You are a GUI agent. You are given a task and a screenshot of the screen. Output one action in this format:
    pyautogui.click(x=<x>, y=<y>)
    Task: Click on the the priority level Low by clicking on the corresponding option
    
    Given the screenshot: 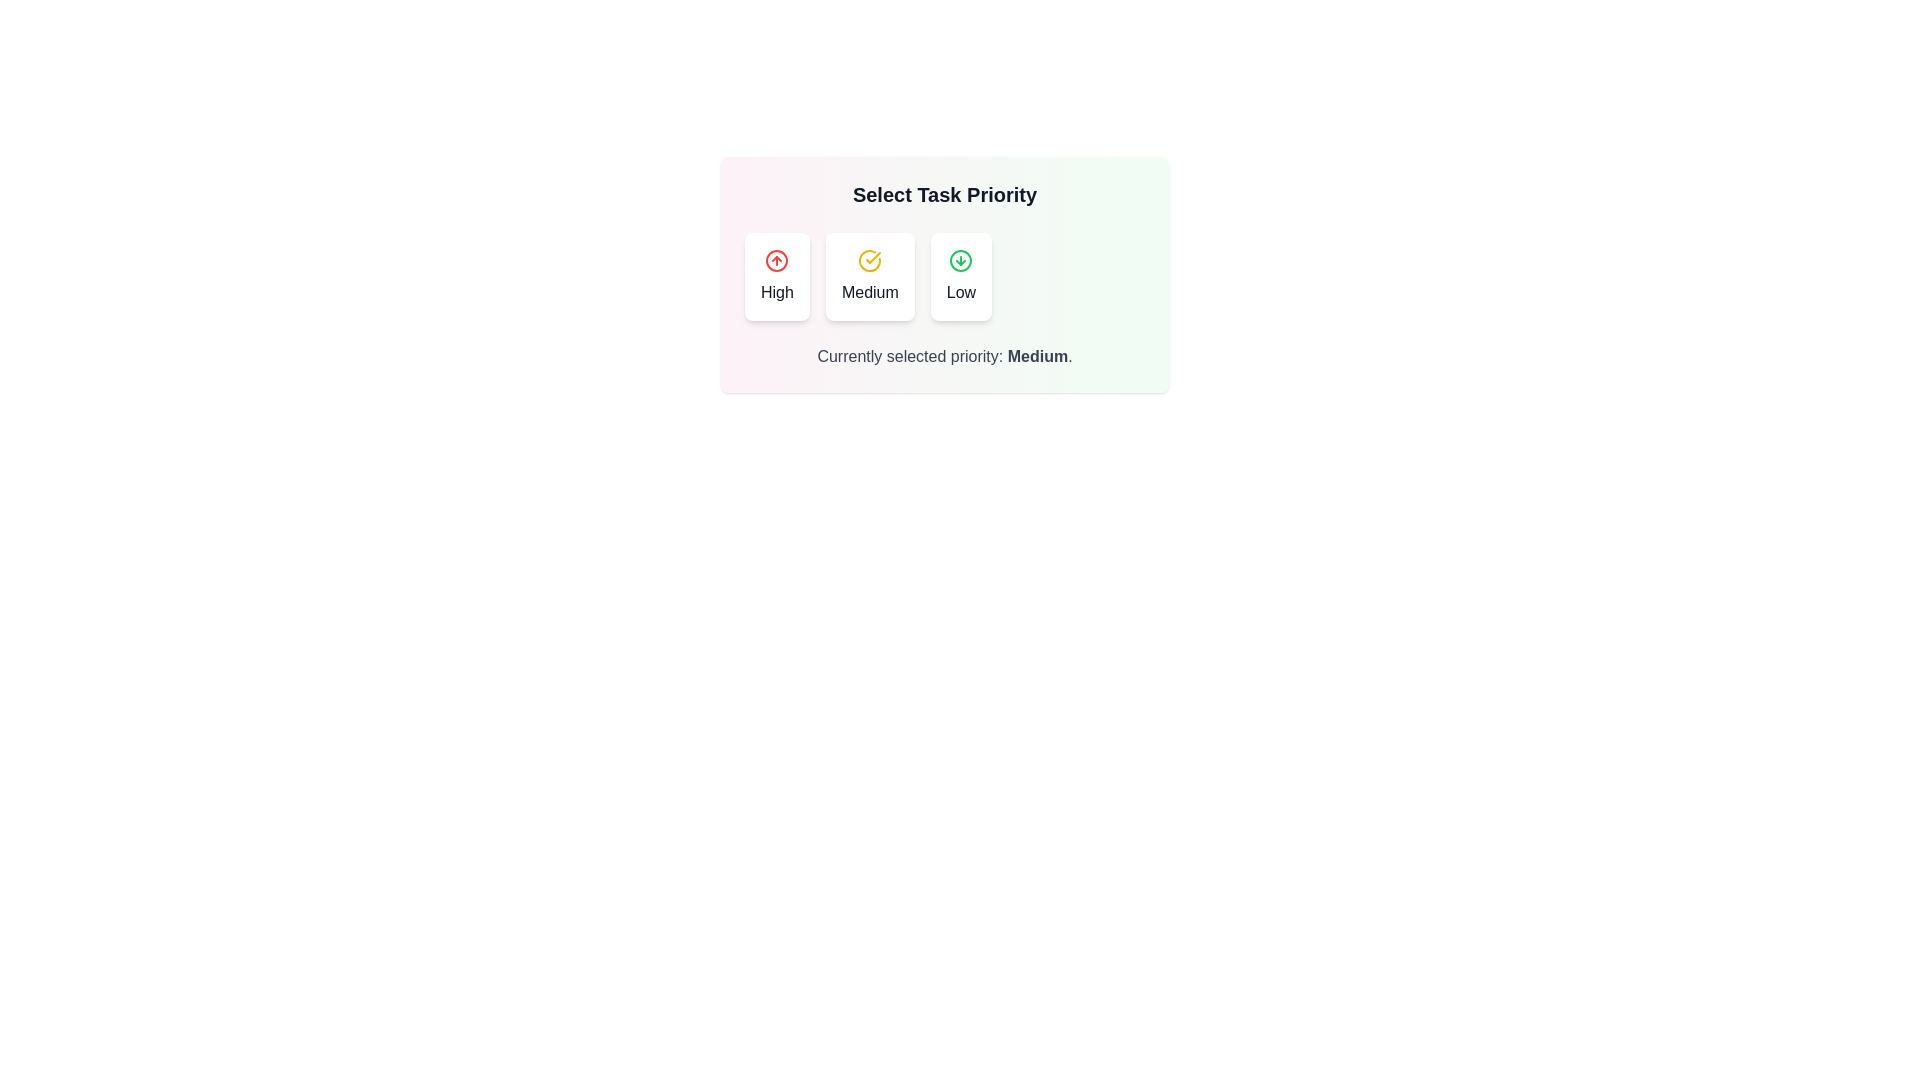 What is the action you would take?
    pyautogui.click(x=960, y=277)
    